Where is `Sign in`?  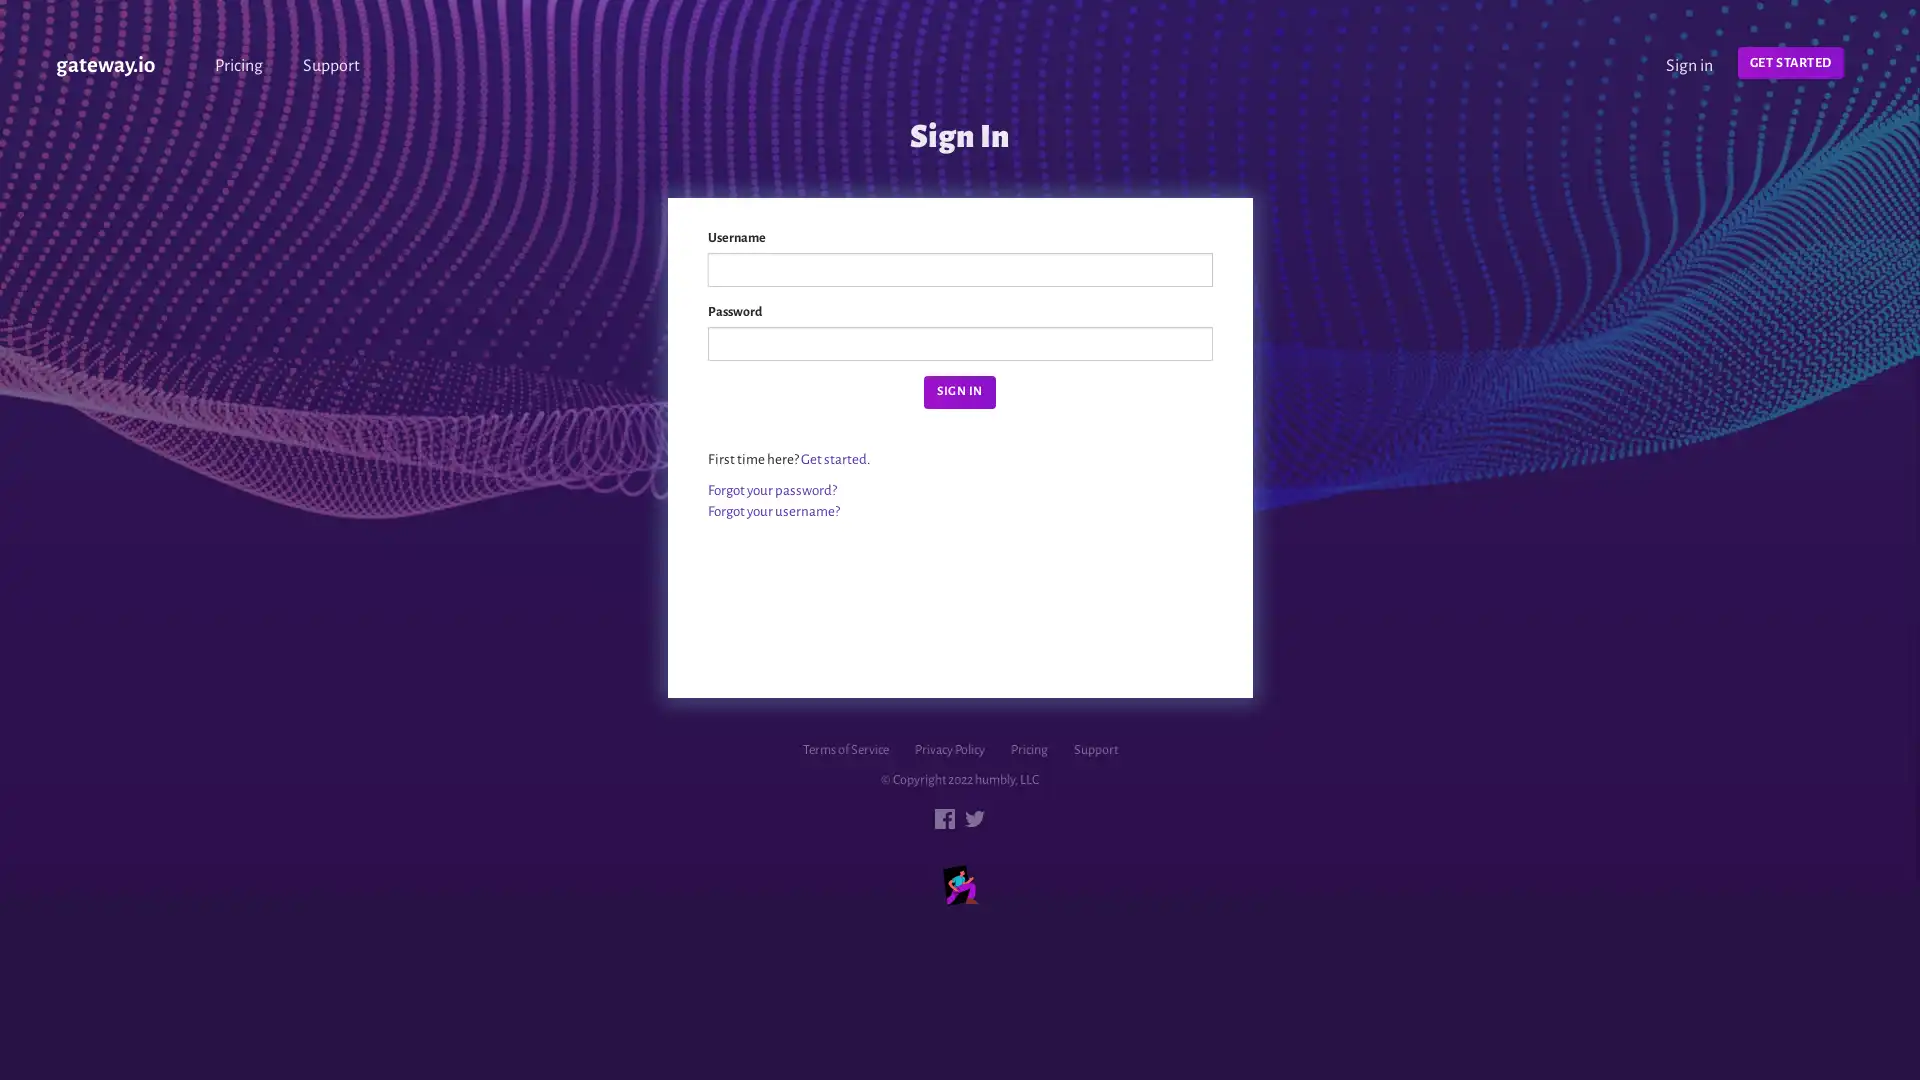
Sign in is located at coordinates (958, 392).